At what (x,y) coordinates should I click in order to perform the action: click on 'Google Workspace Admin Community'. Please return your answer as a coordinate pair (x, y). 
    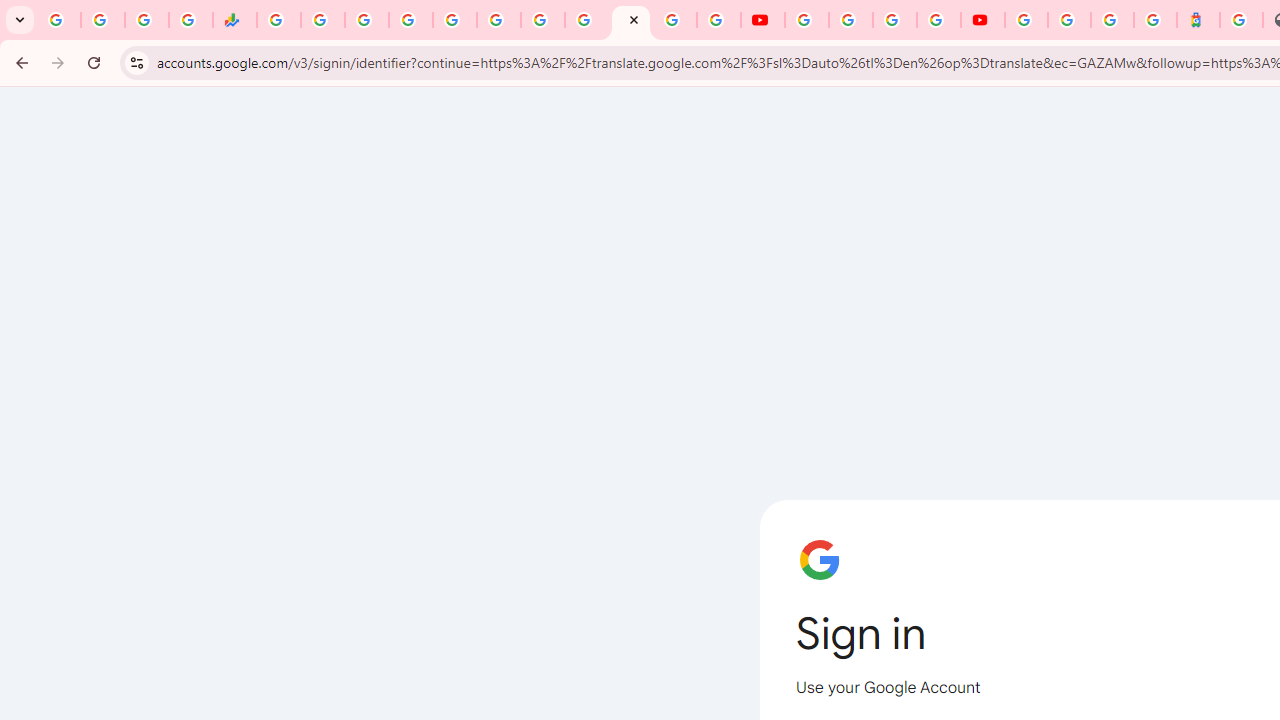
    Looking at the image, I should click on (58, 20).